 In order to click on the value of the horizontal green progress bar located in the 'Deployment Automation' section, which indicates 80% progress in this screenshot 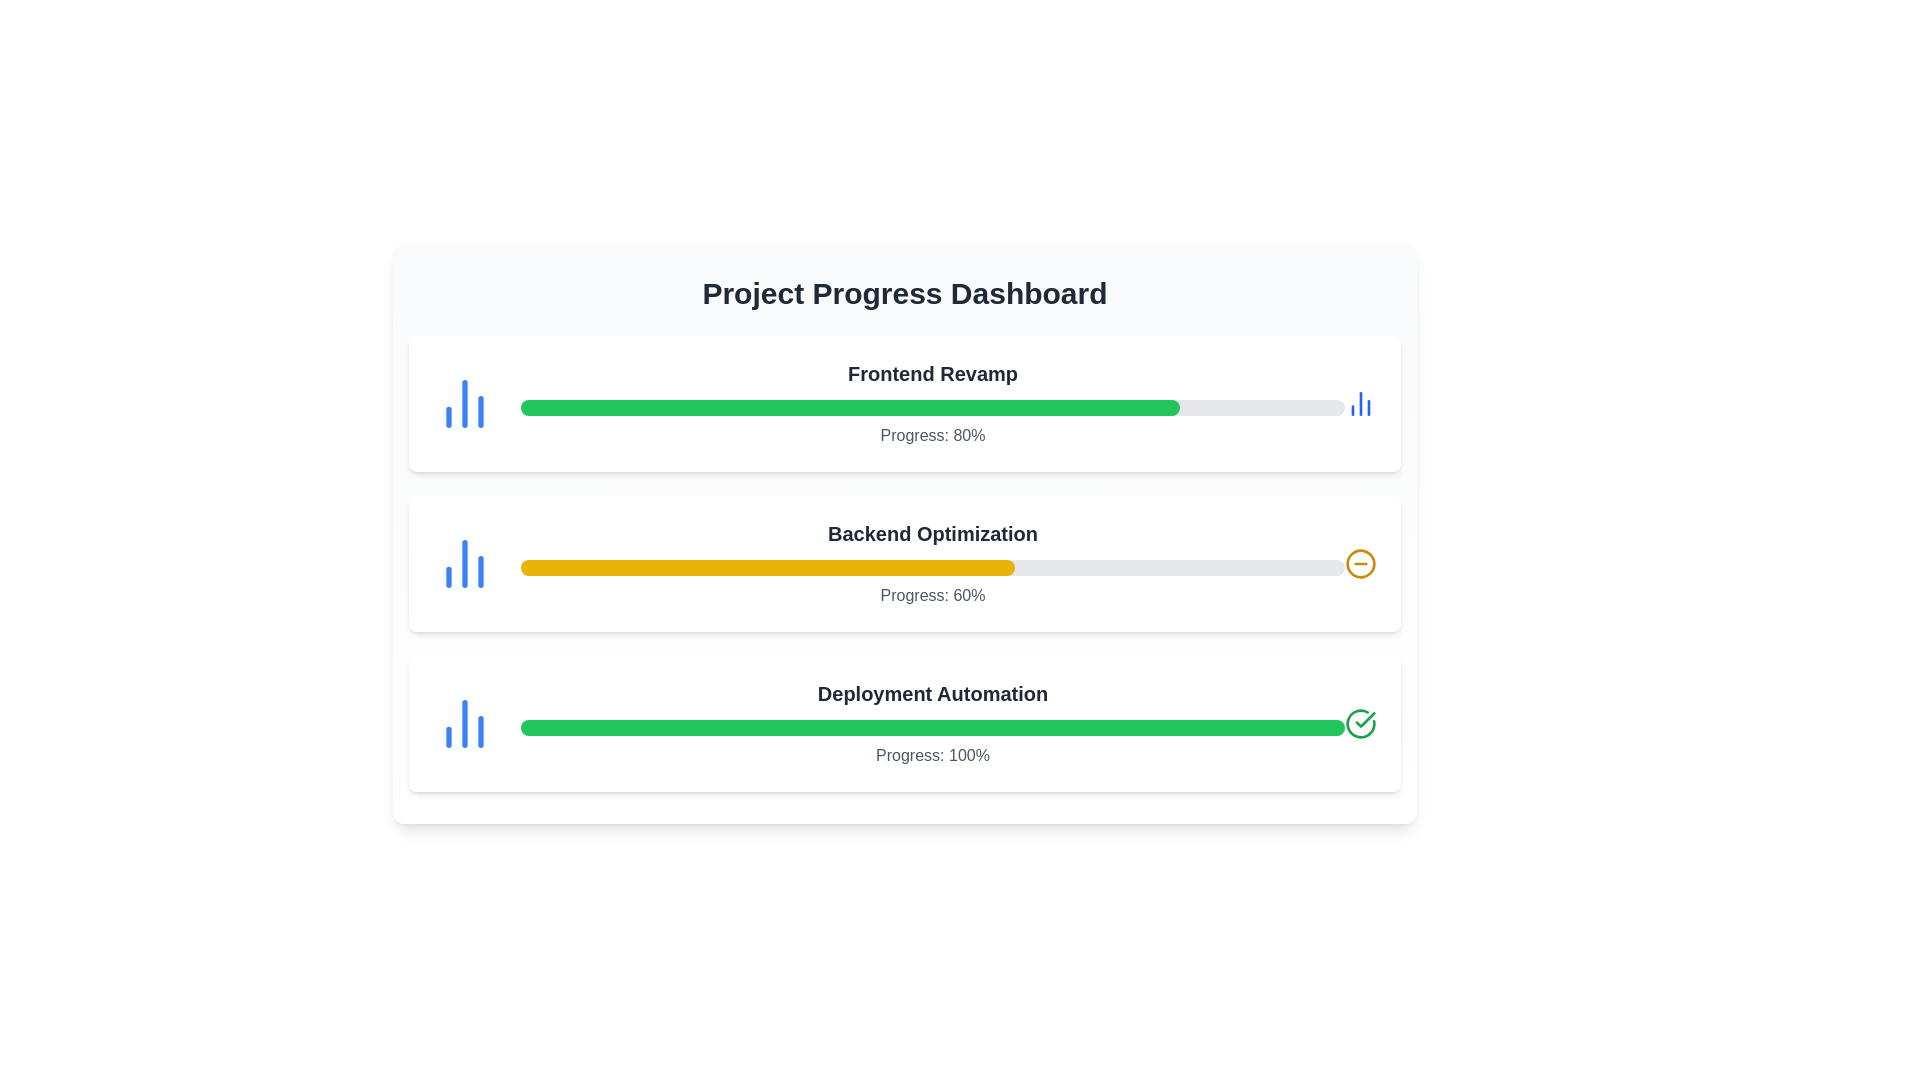, I will do `click(850, 407)`.